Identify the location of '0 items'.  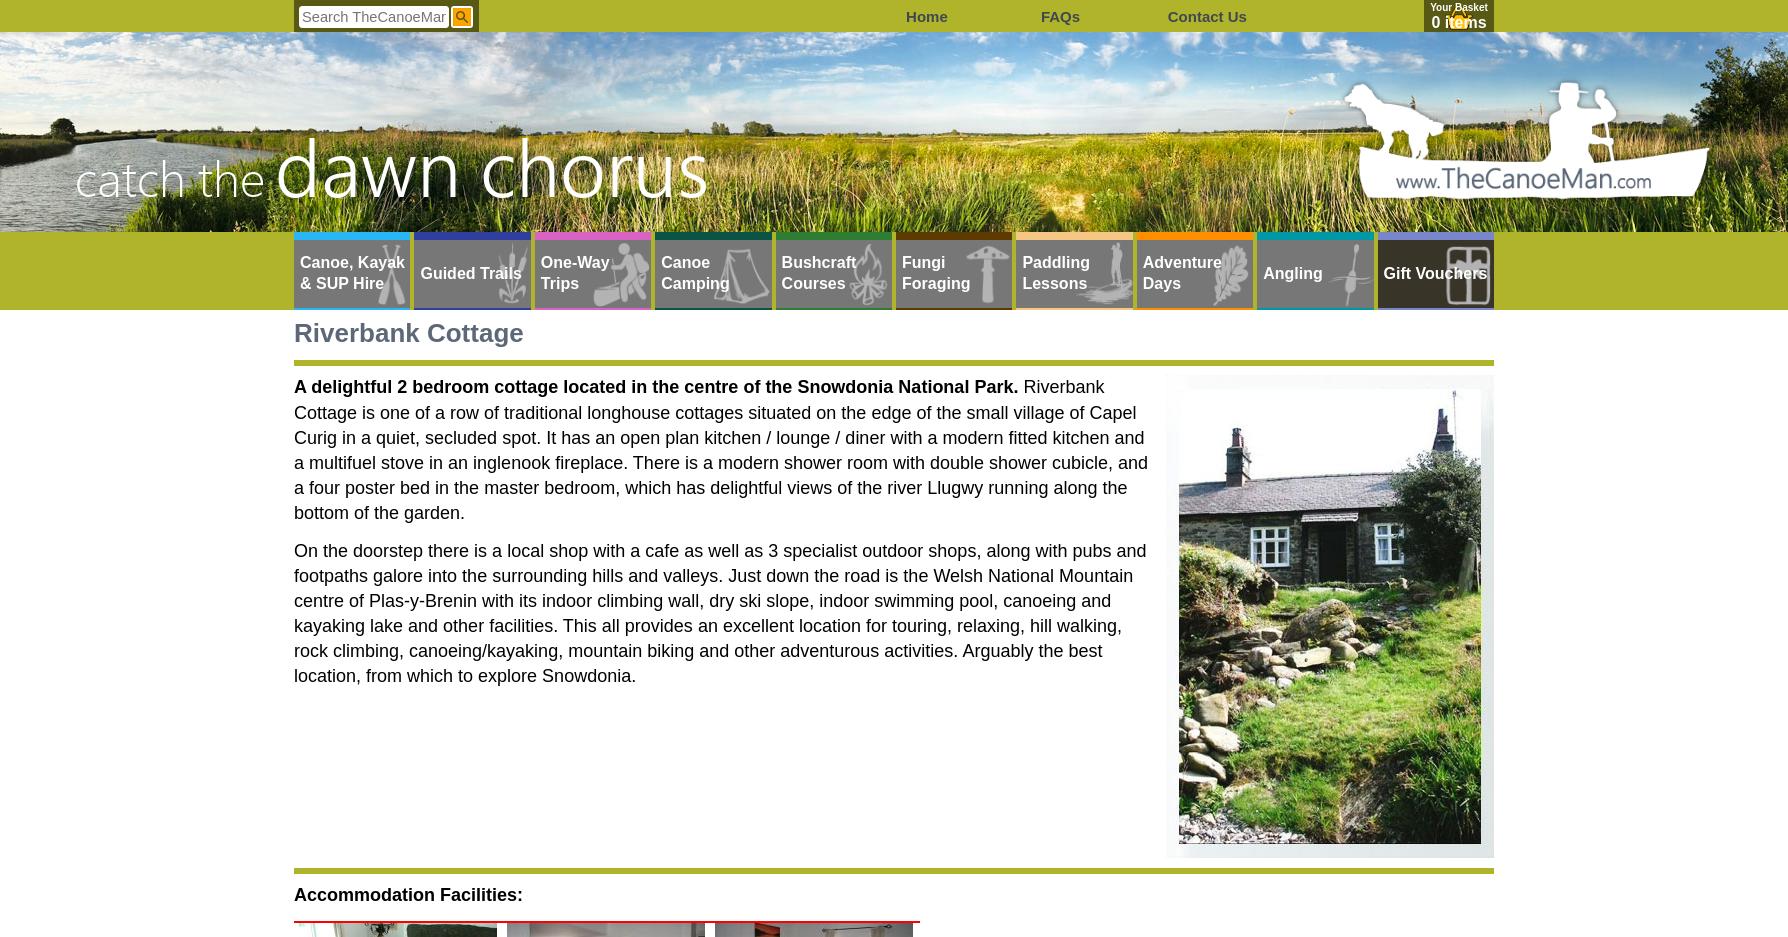
(1458, 21).